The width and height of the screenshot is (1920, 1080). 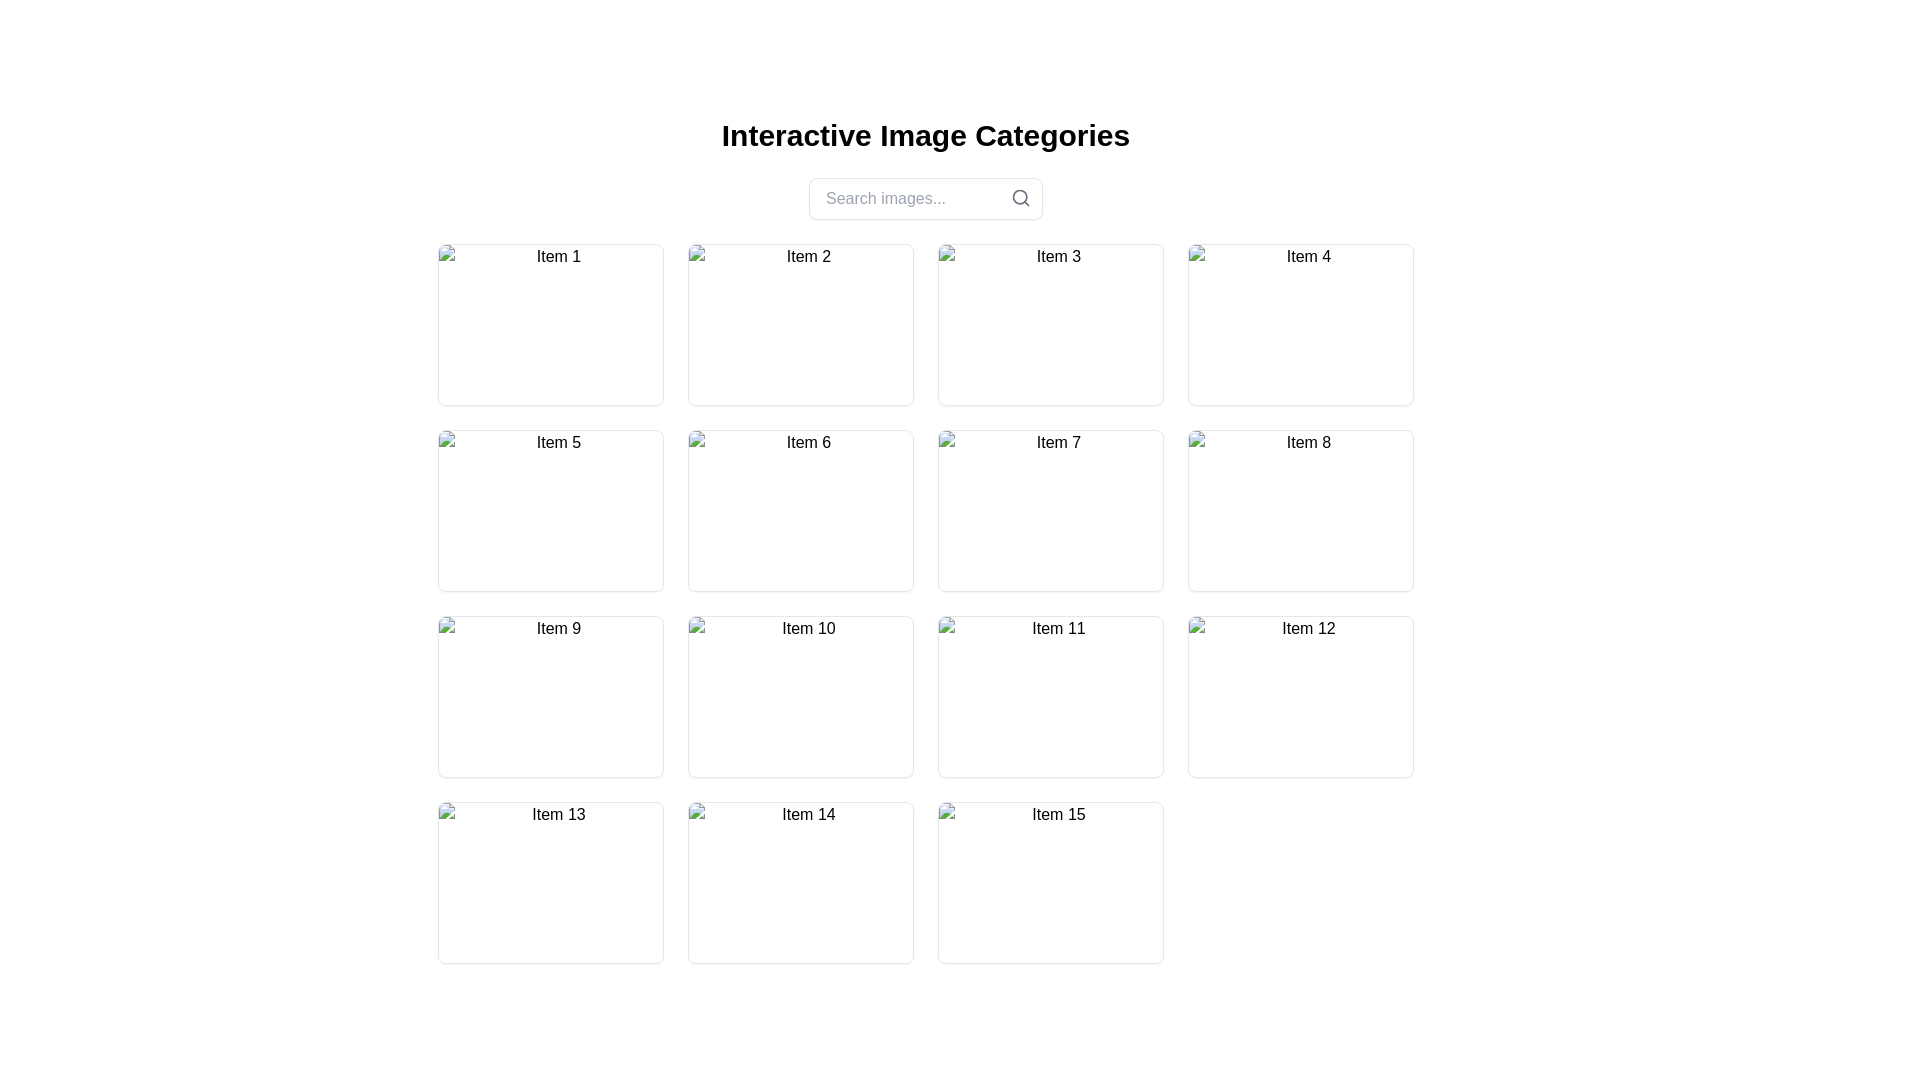 I want to click on the placeholder image associated with 'Item 10' located in the grid under 'Item 6' and above 'Item 14', so click(x=801, y=696).